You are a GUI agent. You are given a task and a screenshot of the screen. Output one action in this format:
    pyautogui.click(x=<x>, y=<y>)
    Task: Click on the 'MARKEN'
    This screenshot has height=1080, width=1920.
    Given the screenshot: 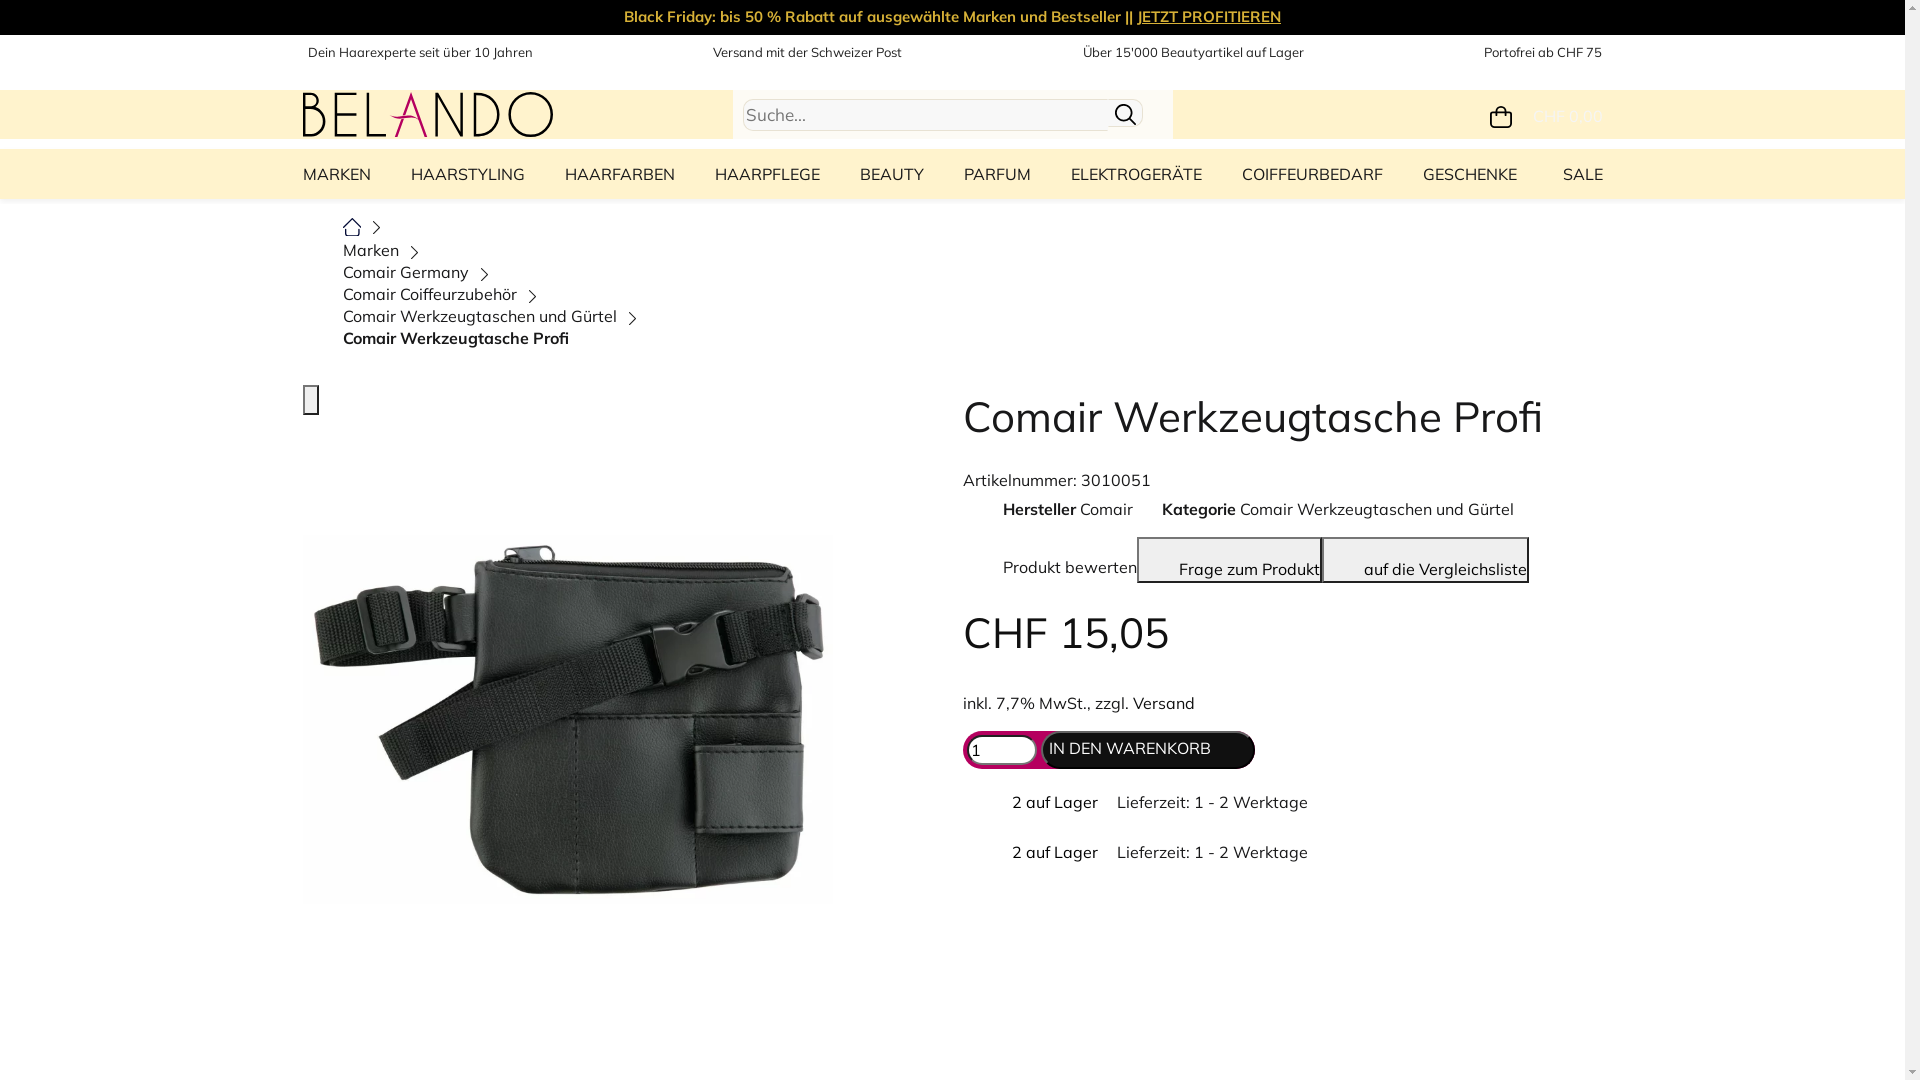 What is the action you would take?
    pyautogui.click(x=340, y=172)
    